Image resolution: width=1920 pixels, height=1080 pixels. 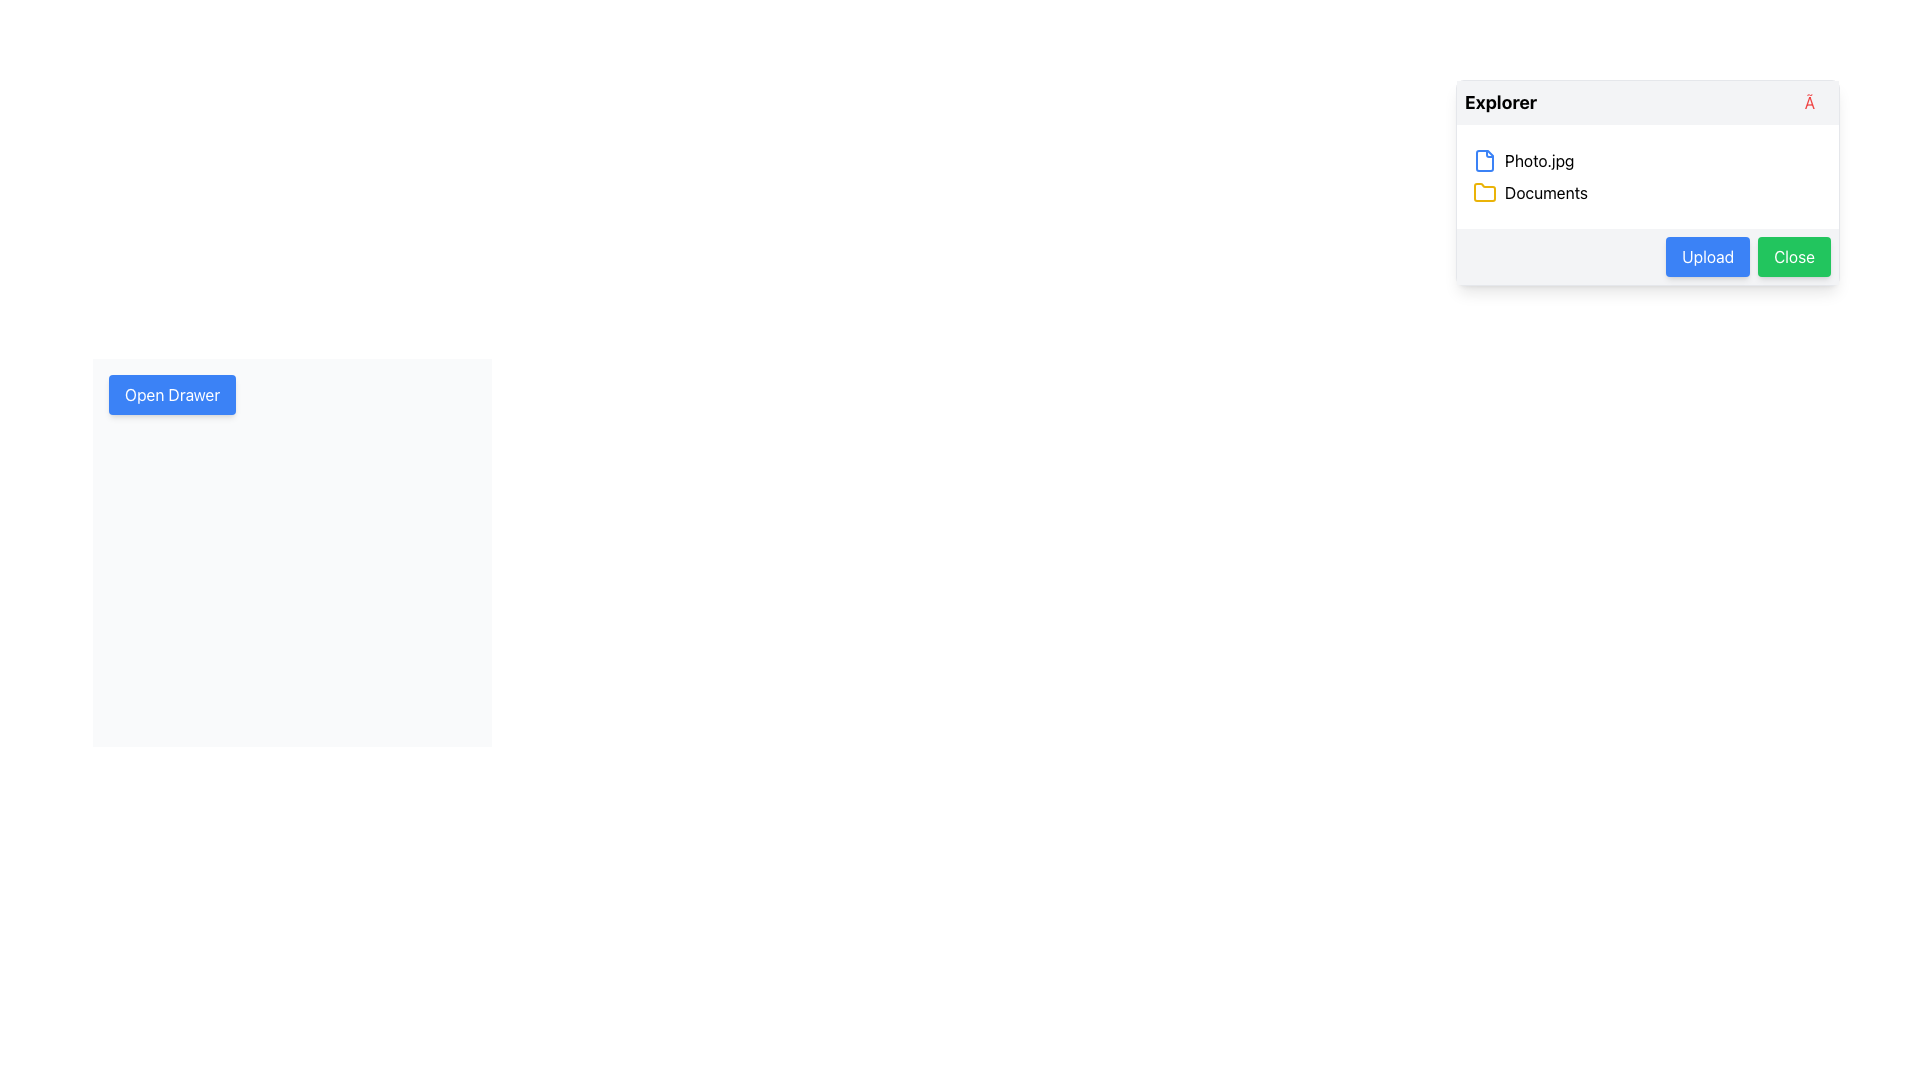 I want to click on the yellow folder icon located to the left of the 'Documents' label in the 'Explorer' panel, so click(x=1484, y=192).